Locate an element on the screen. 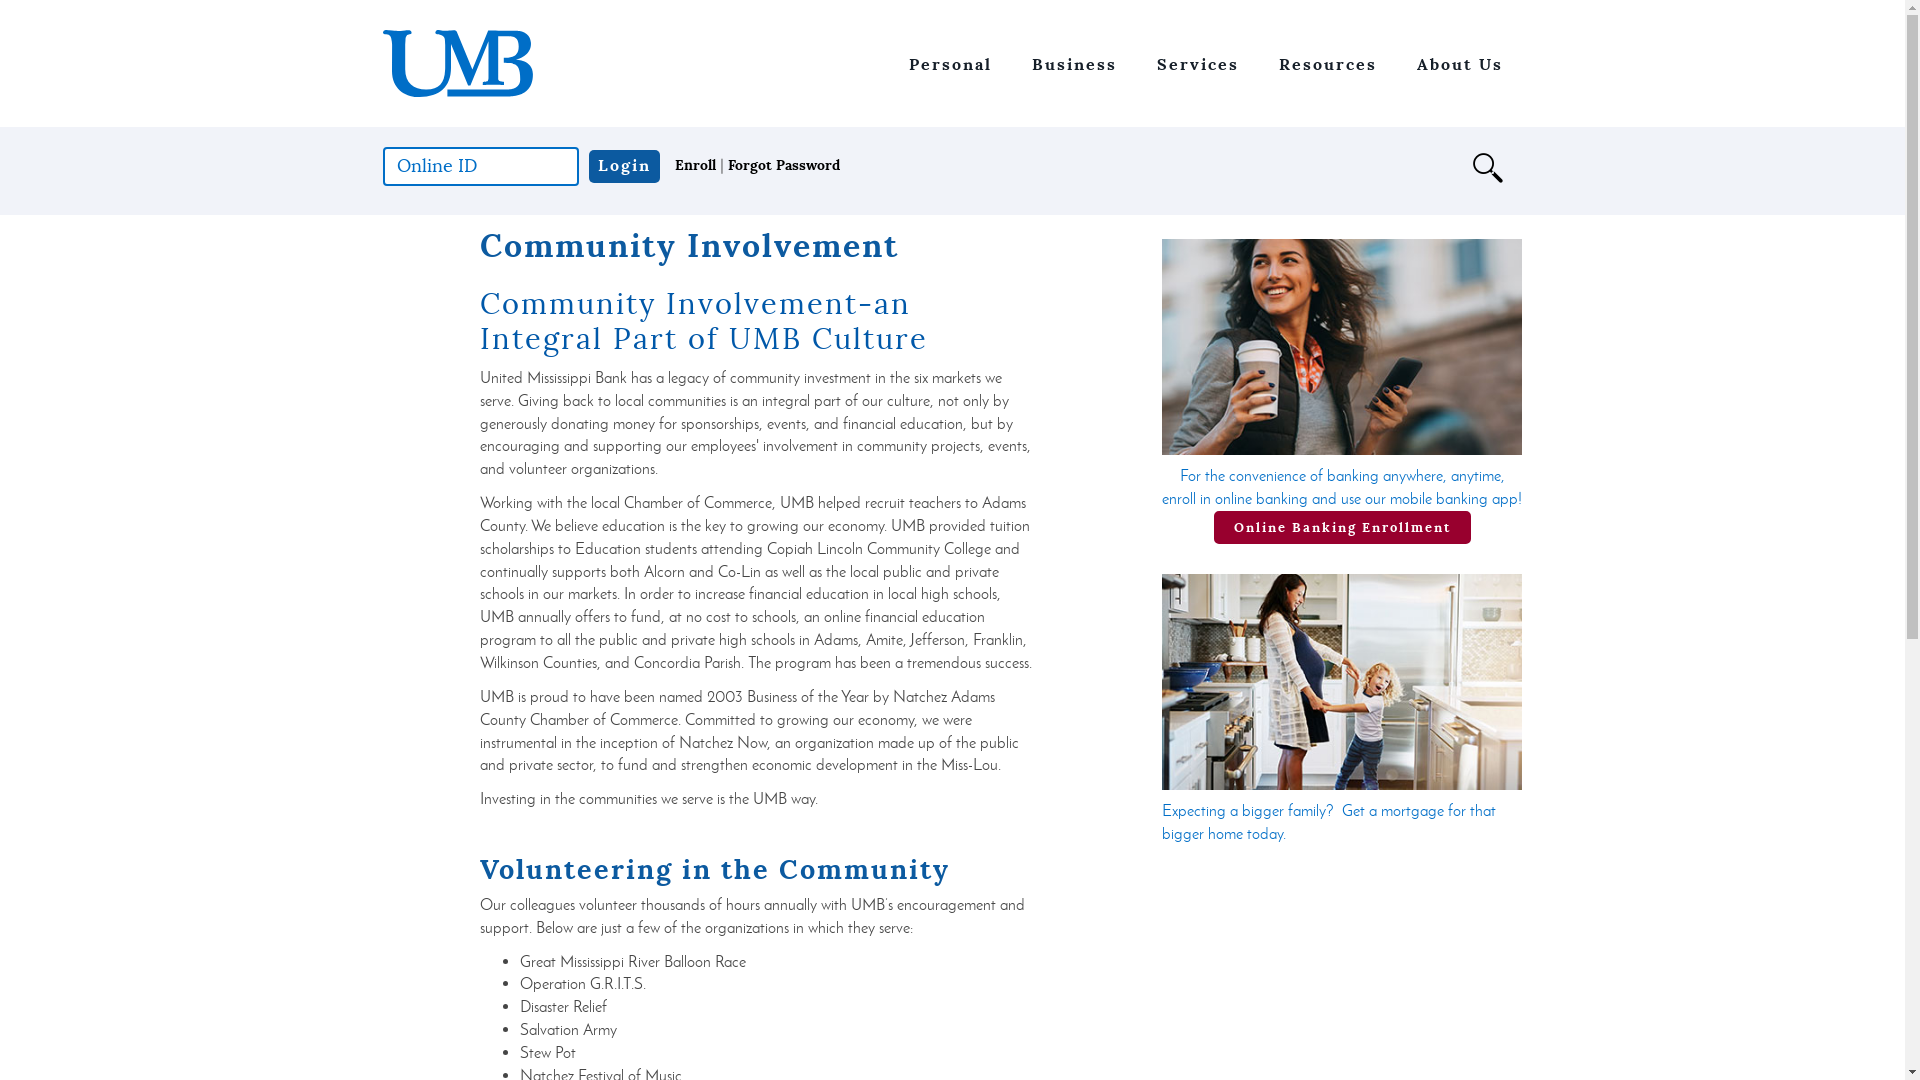 This screenshot has width=1920, height=1080. 'Forgot Password' is located at coordinates (727, 164).